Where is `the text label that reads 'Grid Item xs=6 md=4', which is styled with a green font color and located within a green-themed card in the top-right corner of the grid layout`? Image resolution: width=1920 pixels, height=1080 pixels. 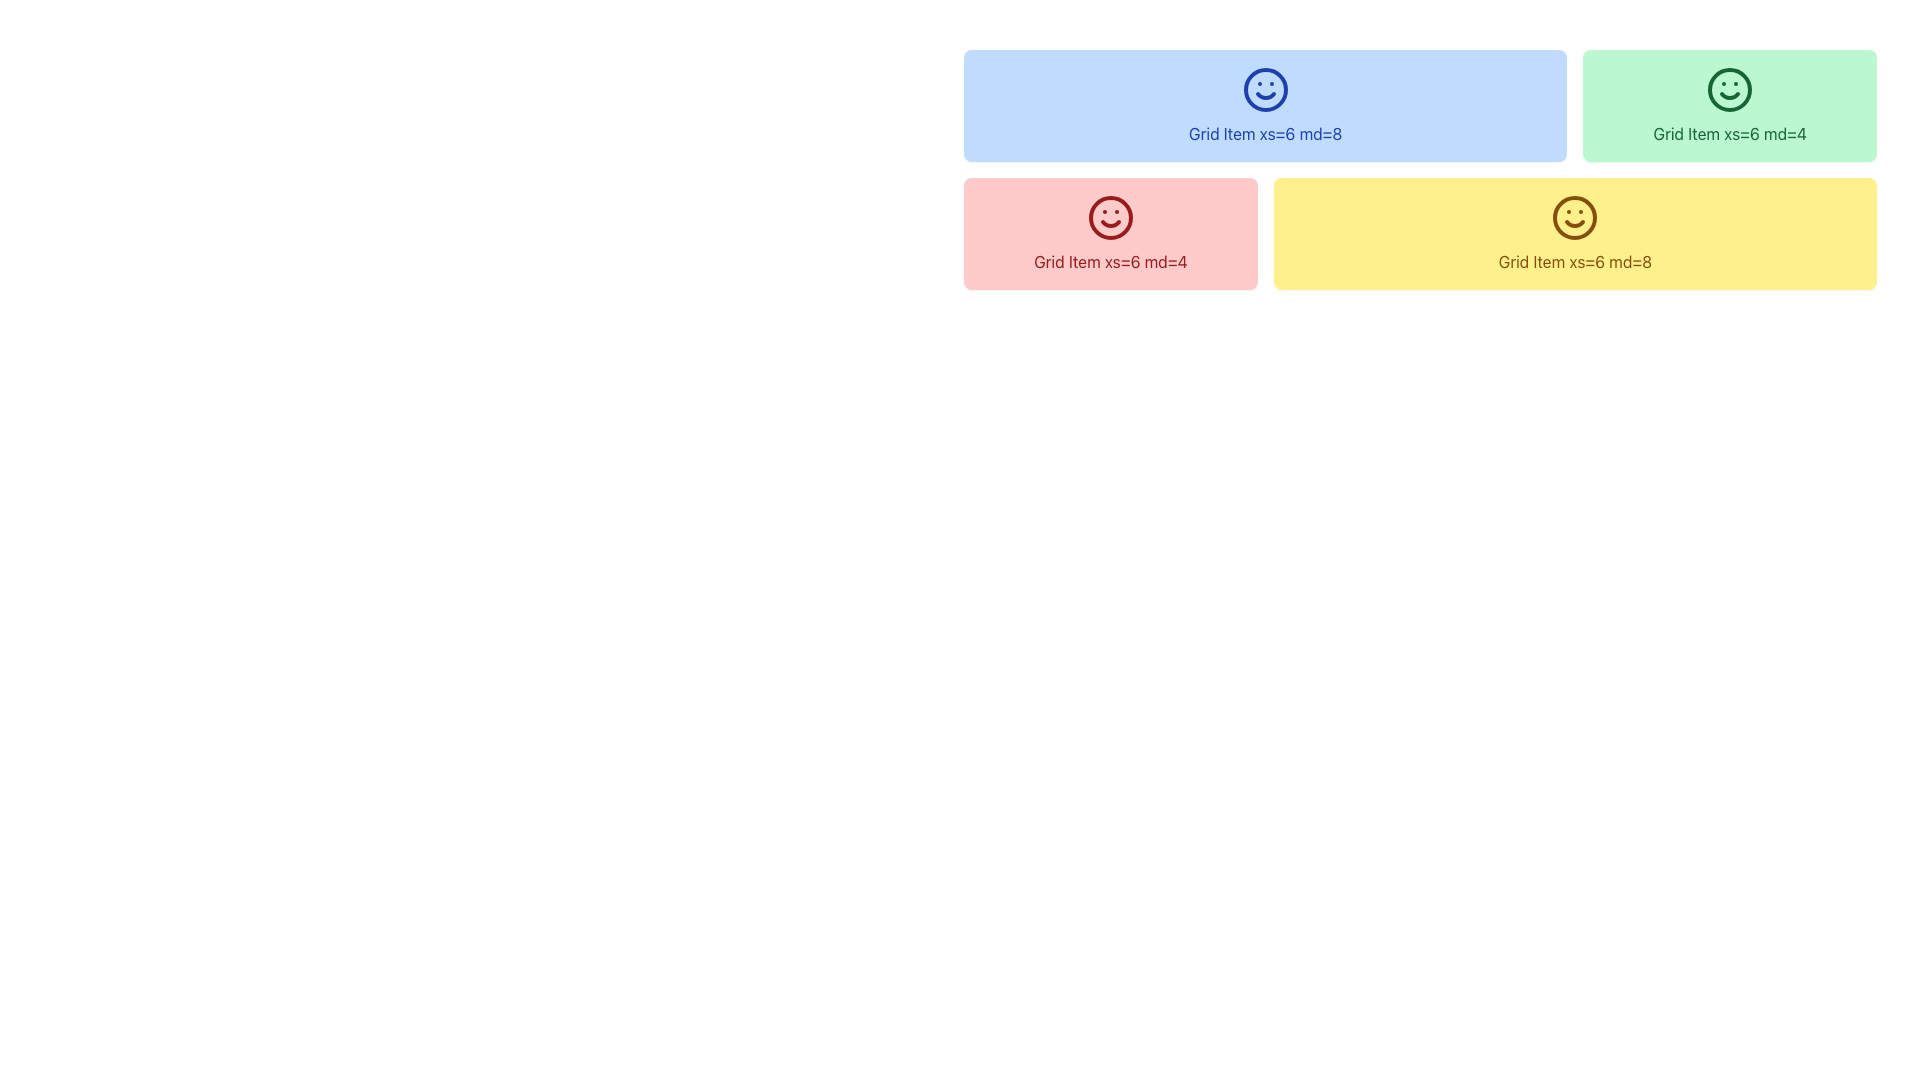 the text label that reads 'Grid Item xs=6 md=4', which is styled with a green font color and located within a green-themed card in the top-right corner of the grid layout is located at coordinates (1729, 134).